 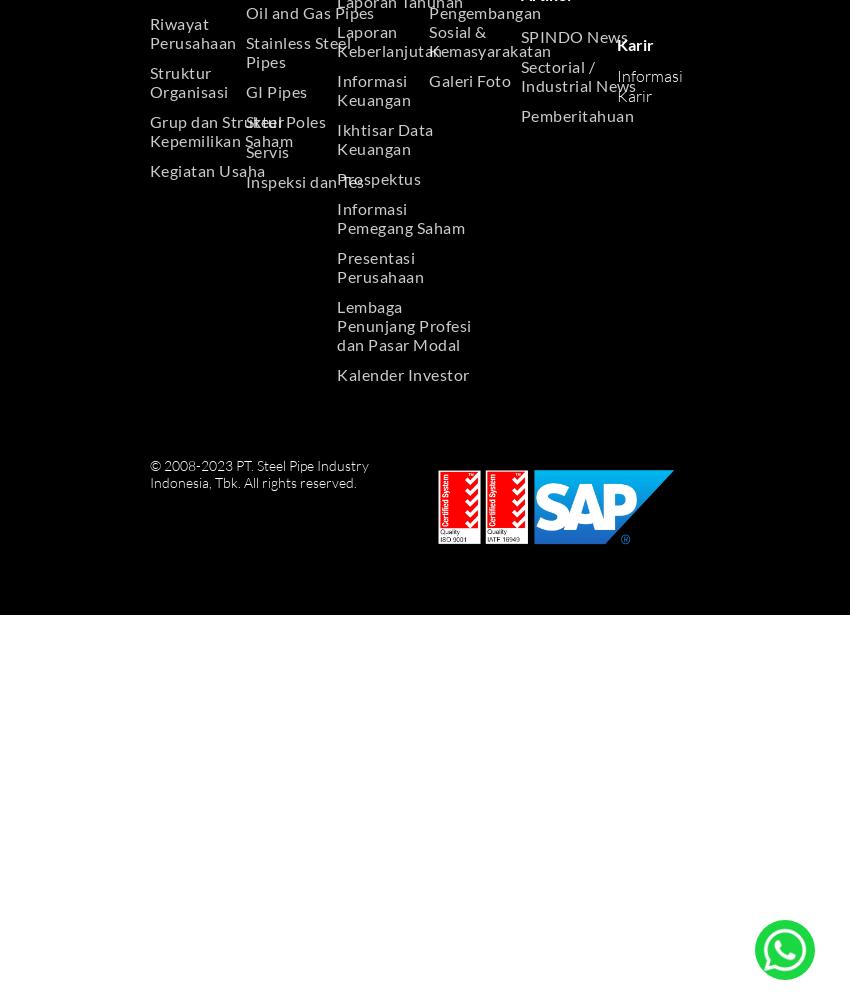 What do you see at coordinates (284, 119) in the screenshot?
I see `'Steel Poles'` at bounding box center [284, 119].